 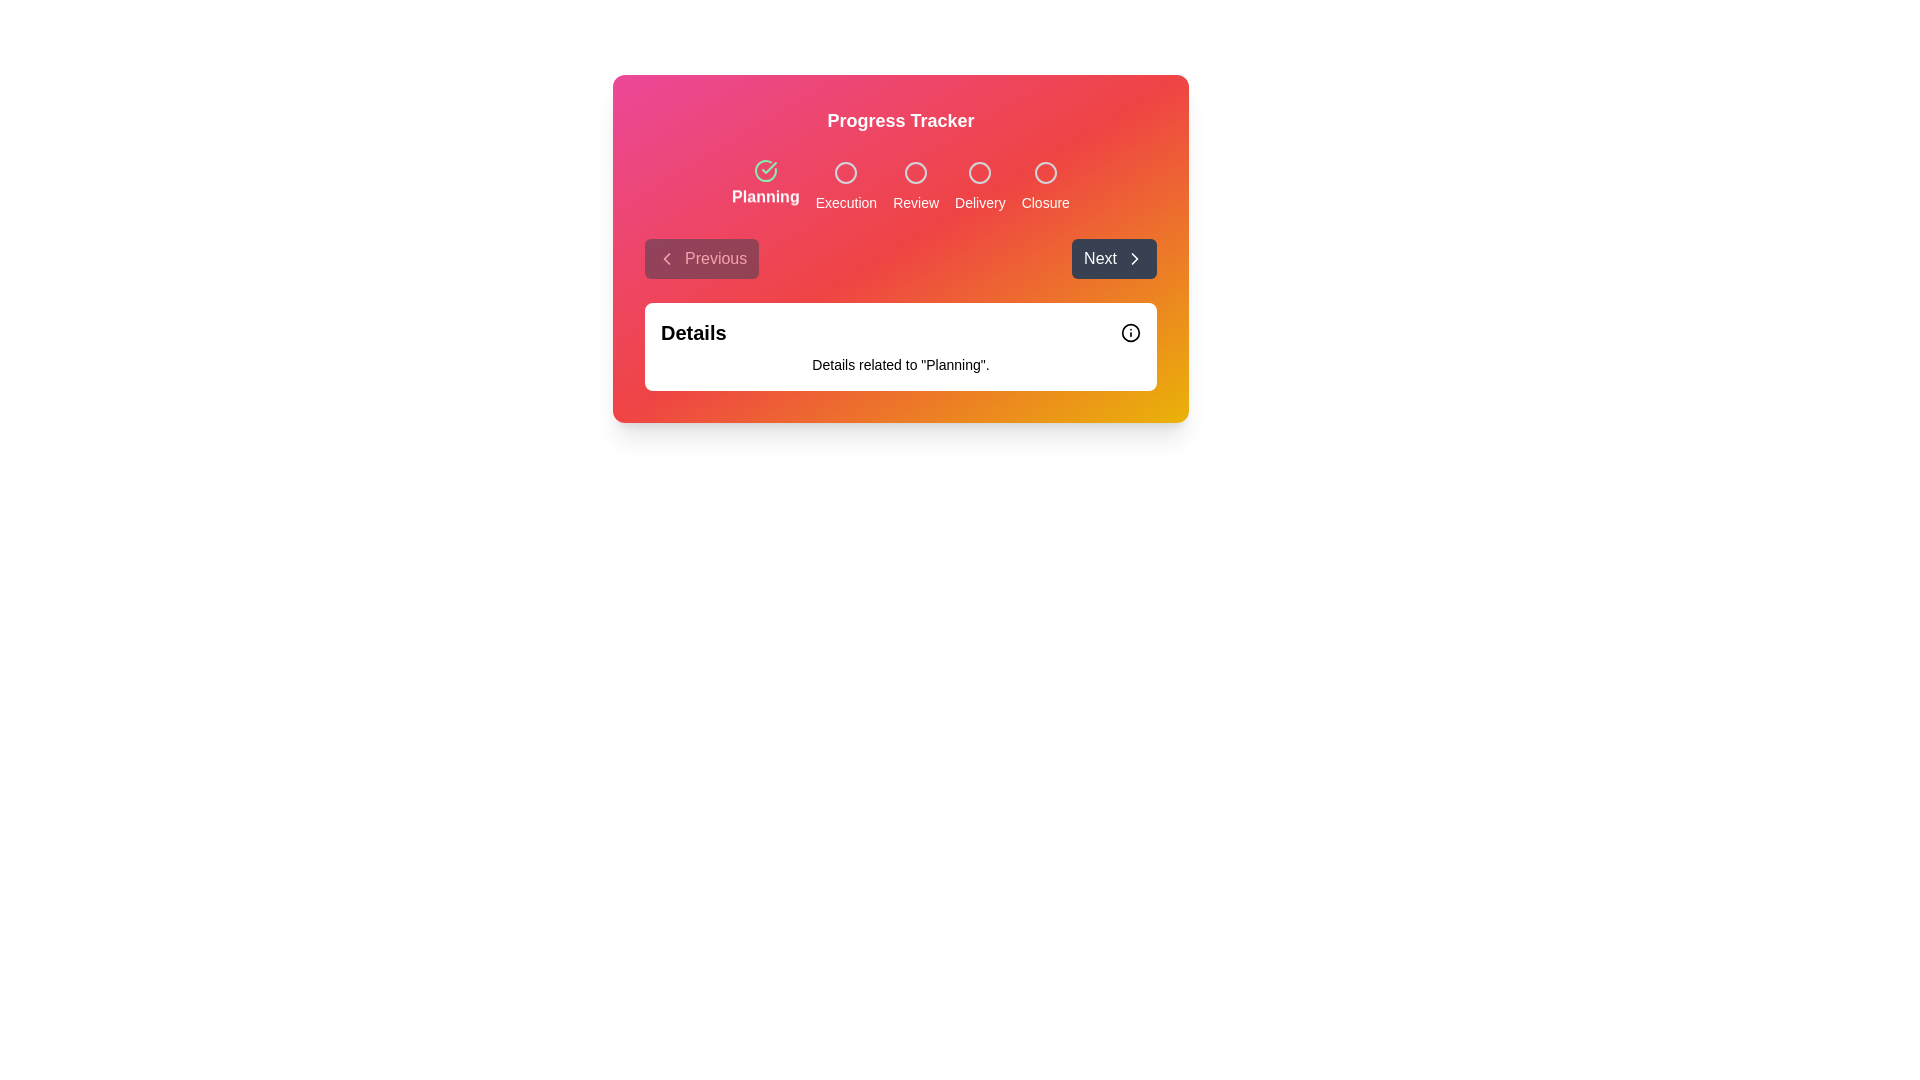 What do you see at coordinates (667, 257) in the screenshot?
I see `the left-facing chevron icon (SVG) located on the left side of the 'Previous' button to initiate navigation` at bounding box center [667, 257].